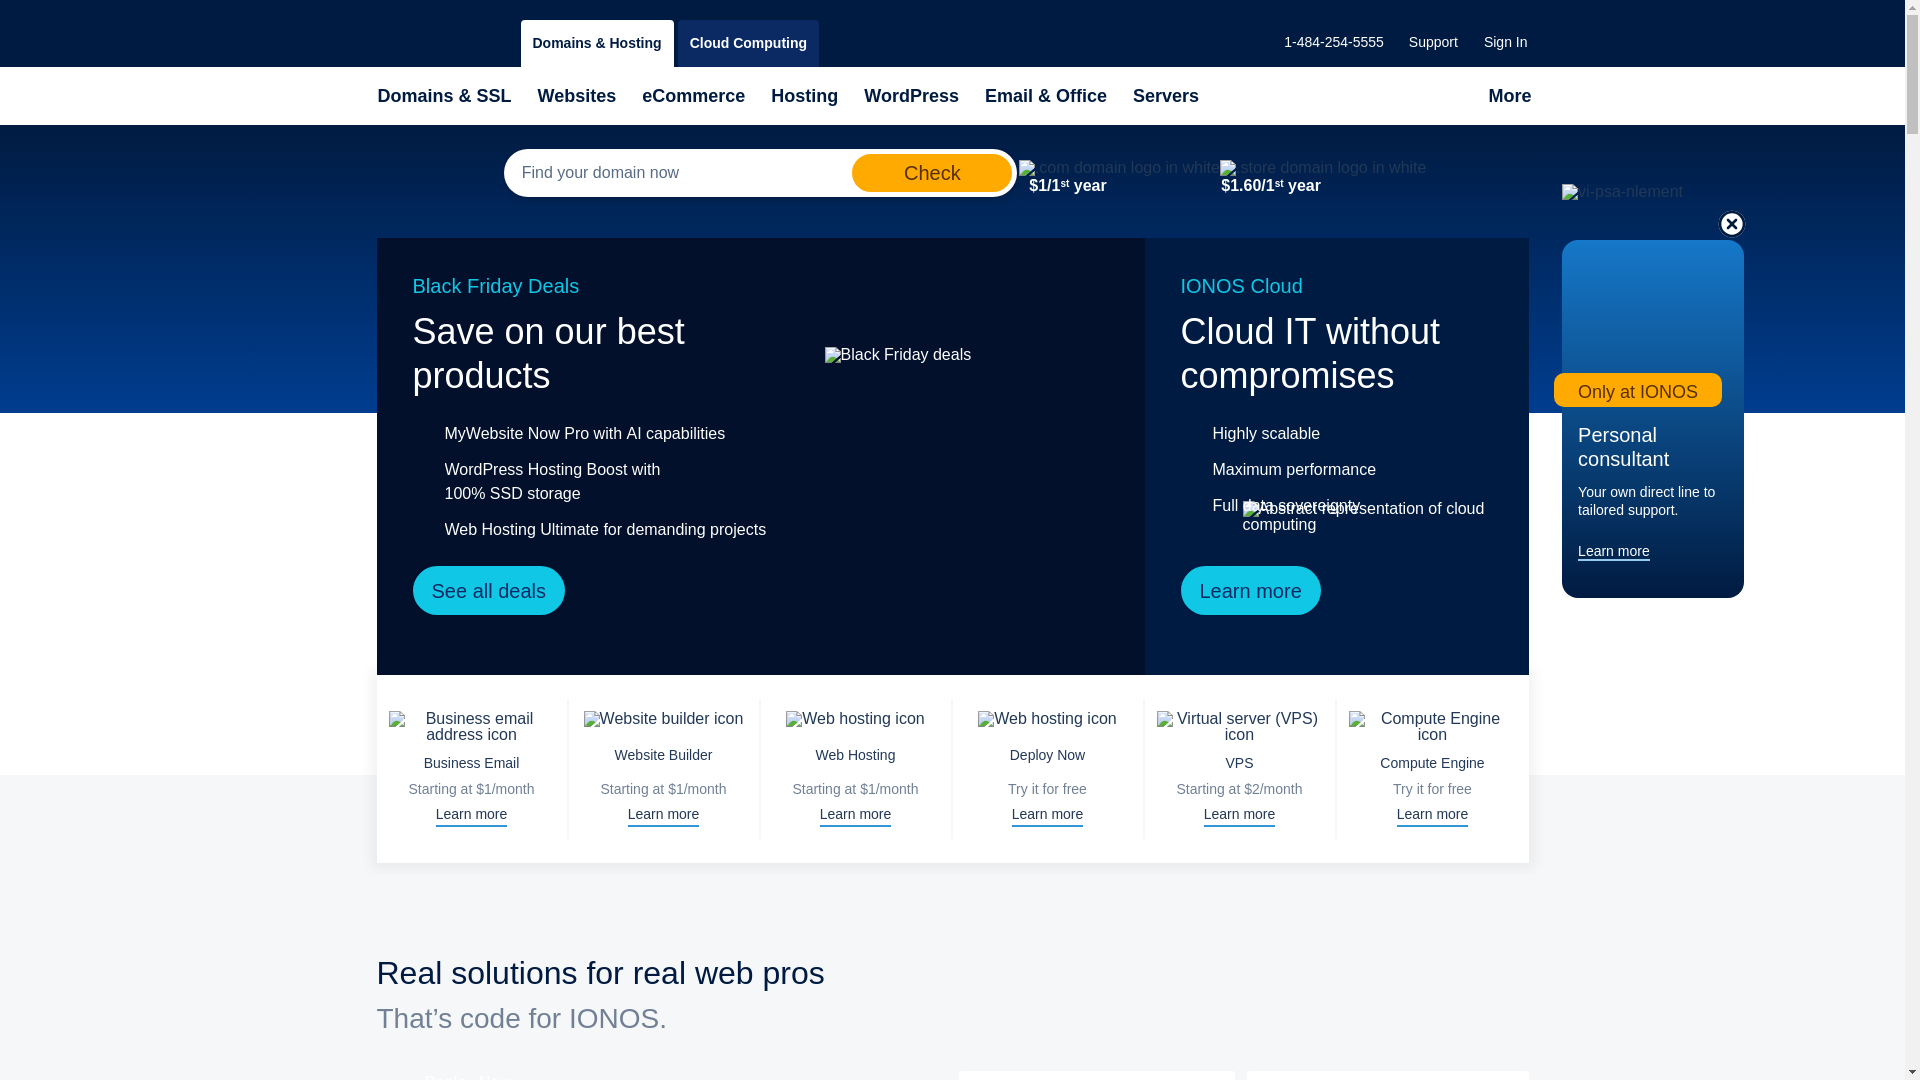 This screenshot has height=1080, width=1920. Describe the element at coordinates (1166, 96) in the screenshot. I see `'Servers'` at that location.